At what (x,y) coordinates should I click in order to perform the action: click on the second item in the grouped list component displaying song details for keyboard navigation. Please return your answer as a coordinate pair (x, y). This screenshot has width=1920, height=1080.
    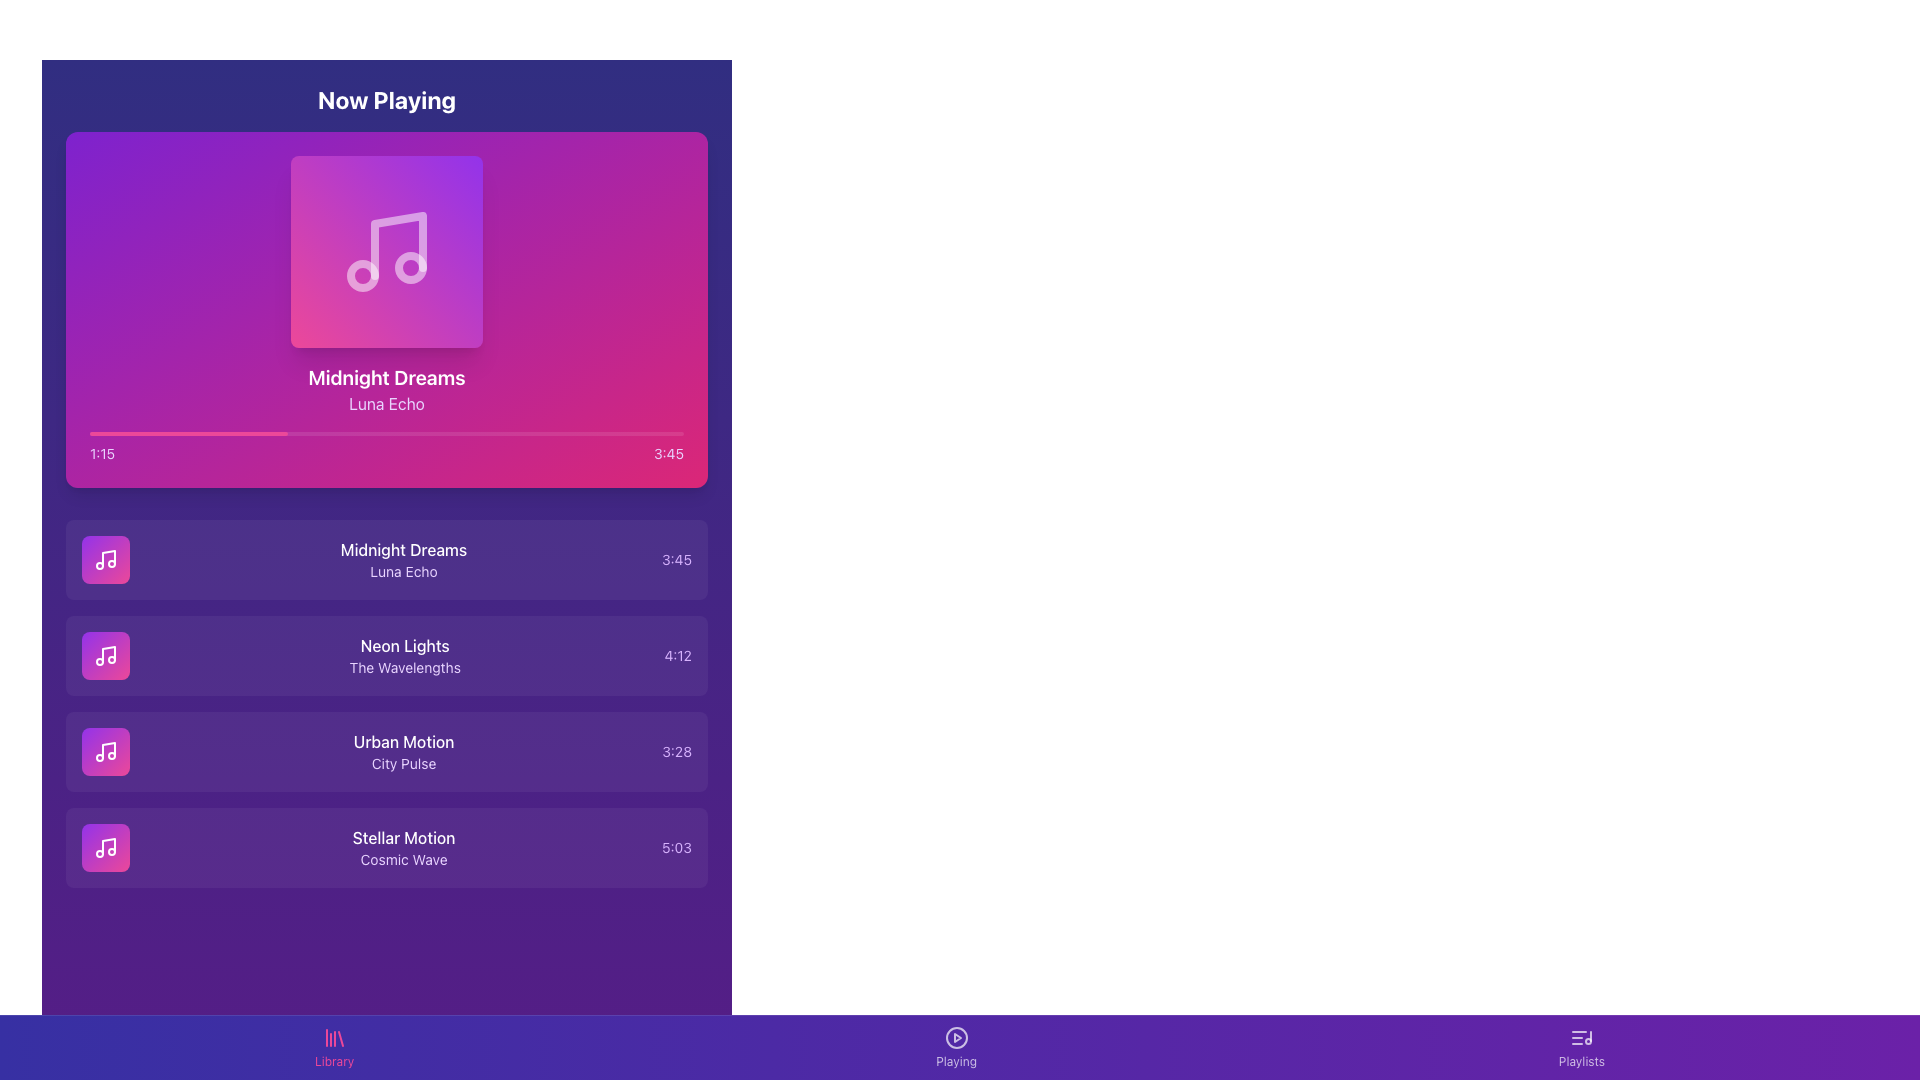
    Looking at the image, I should click on (387, 703).